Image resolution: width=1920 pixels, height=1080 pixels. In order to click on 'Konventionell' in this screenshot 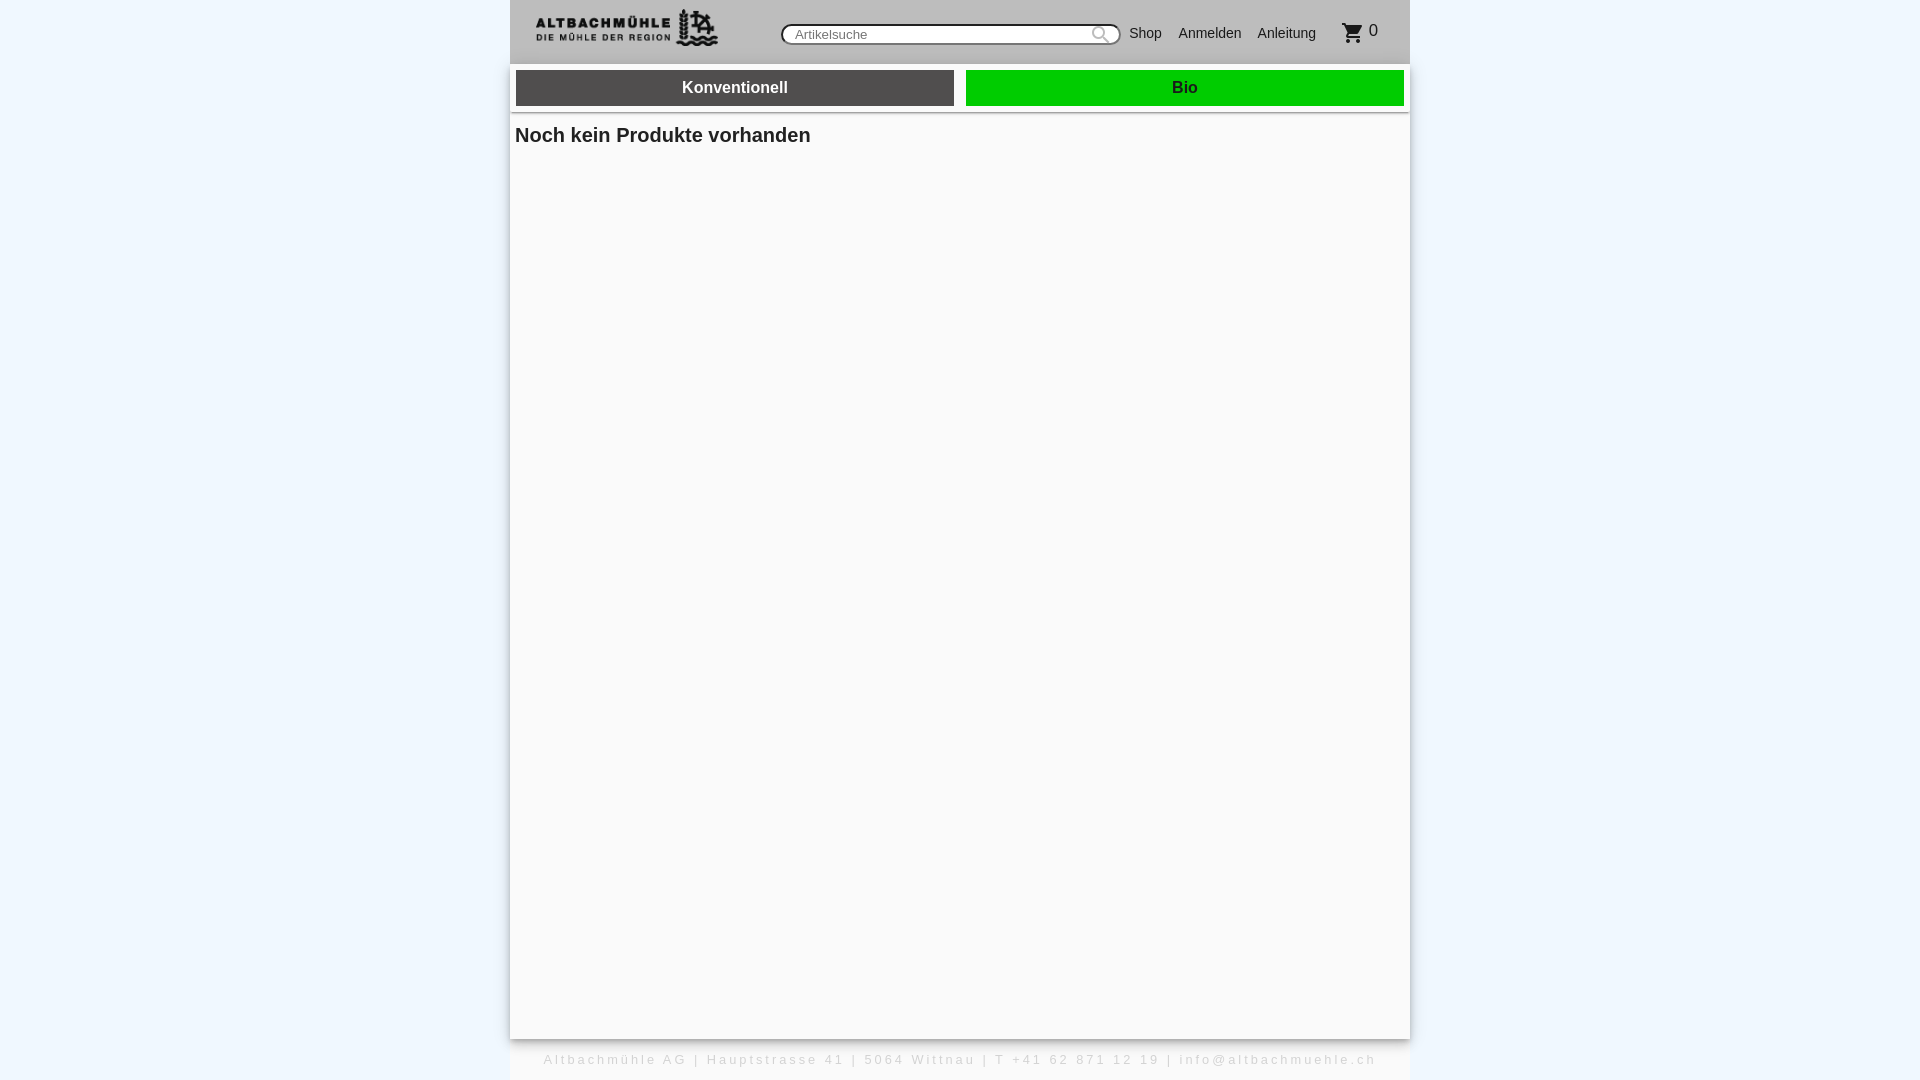, I will do `click(733, 87)`.